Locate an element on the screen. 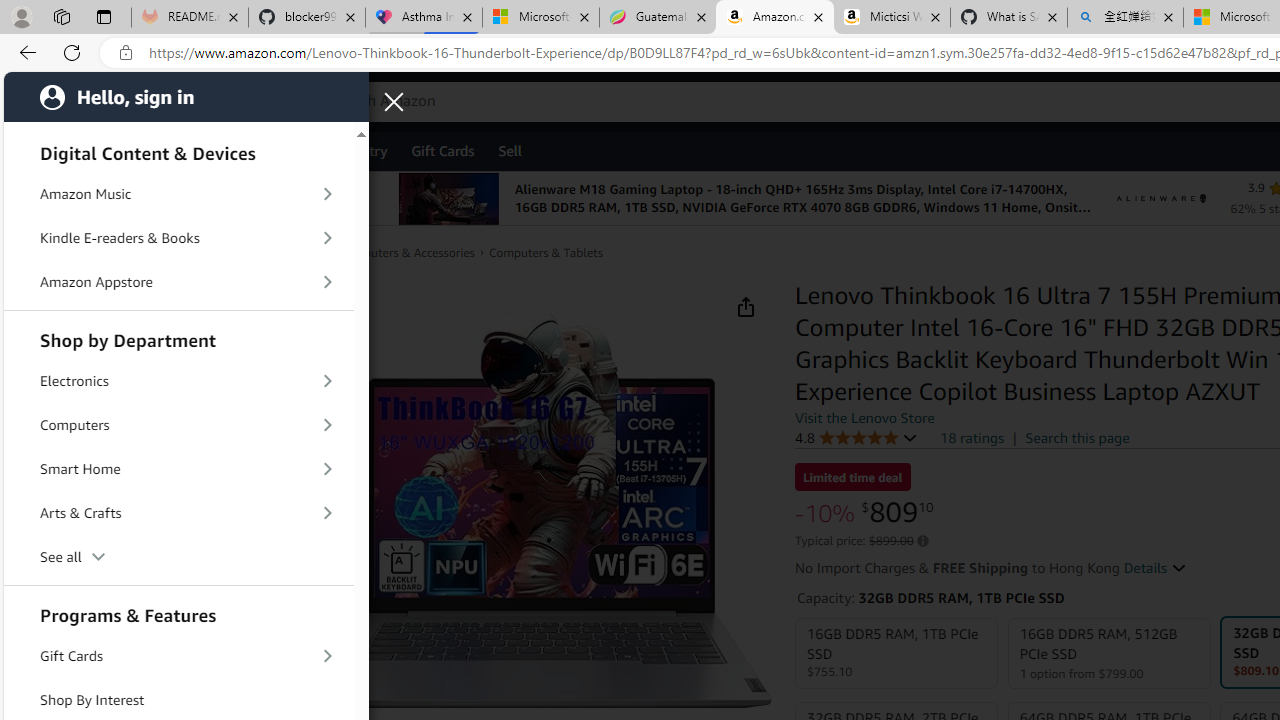  'Computers & Accessories' is located at coordinates (406, 251).